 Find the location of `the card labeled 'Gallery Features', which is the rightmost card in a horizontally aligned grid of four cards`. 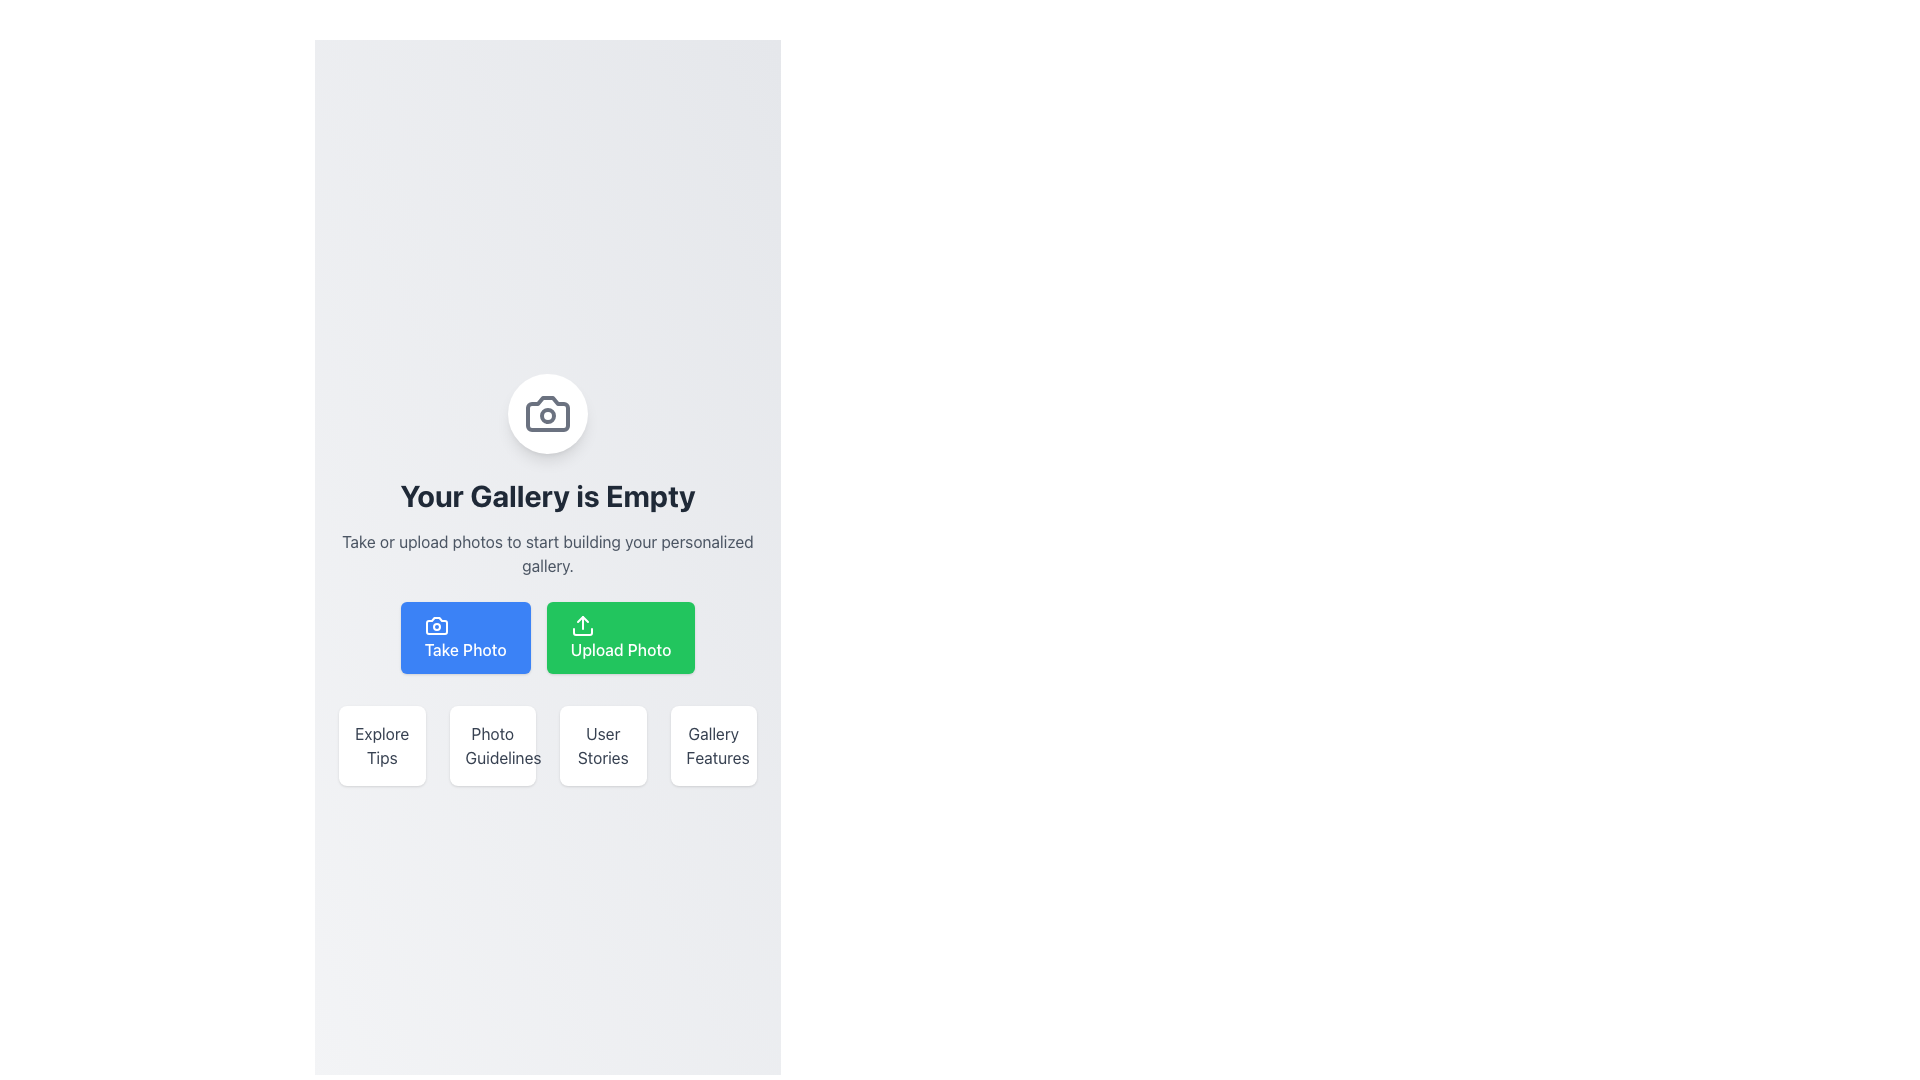

the card labeled 'Gallery Features', which is the rightmost card in a horizontally aligned grid of four cards is located at coordinates (713, 745).